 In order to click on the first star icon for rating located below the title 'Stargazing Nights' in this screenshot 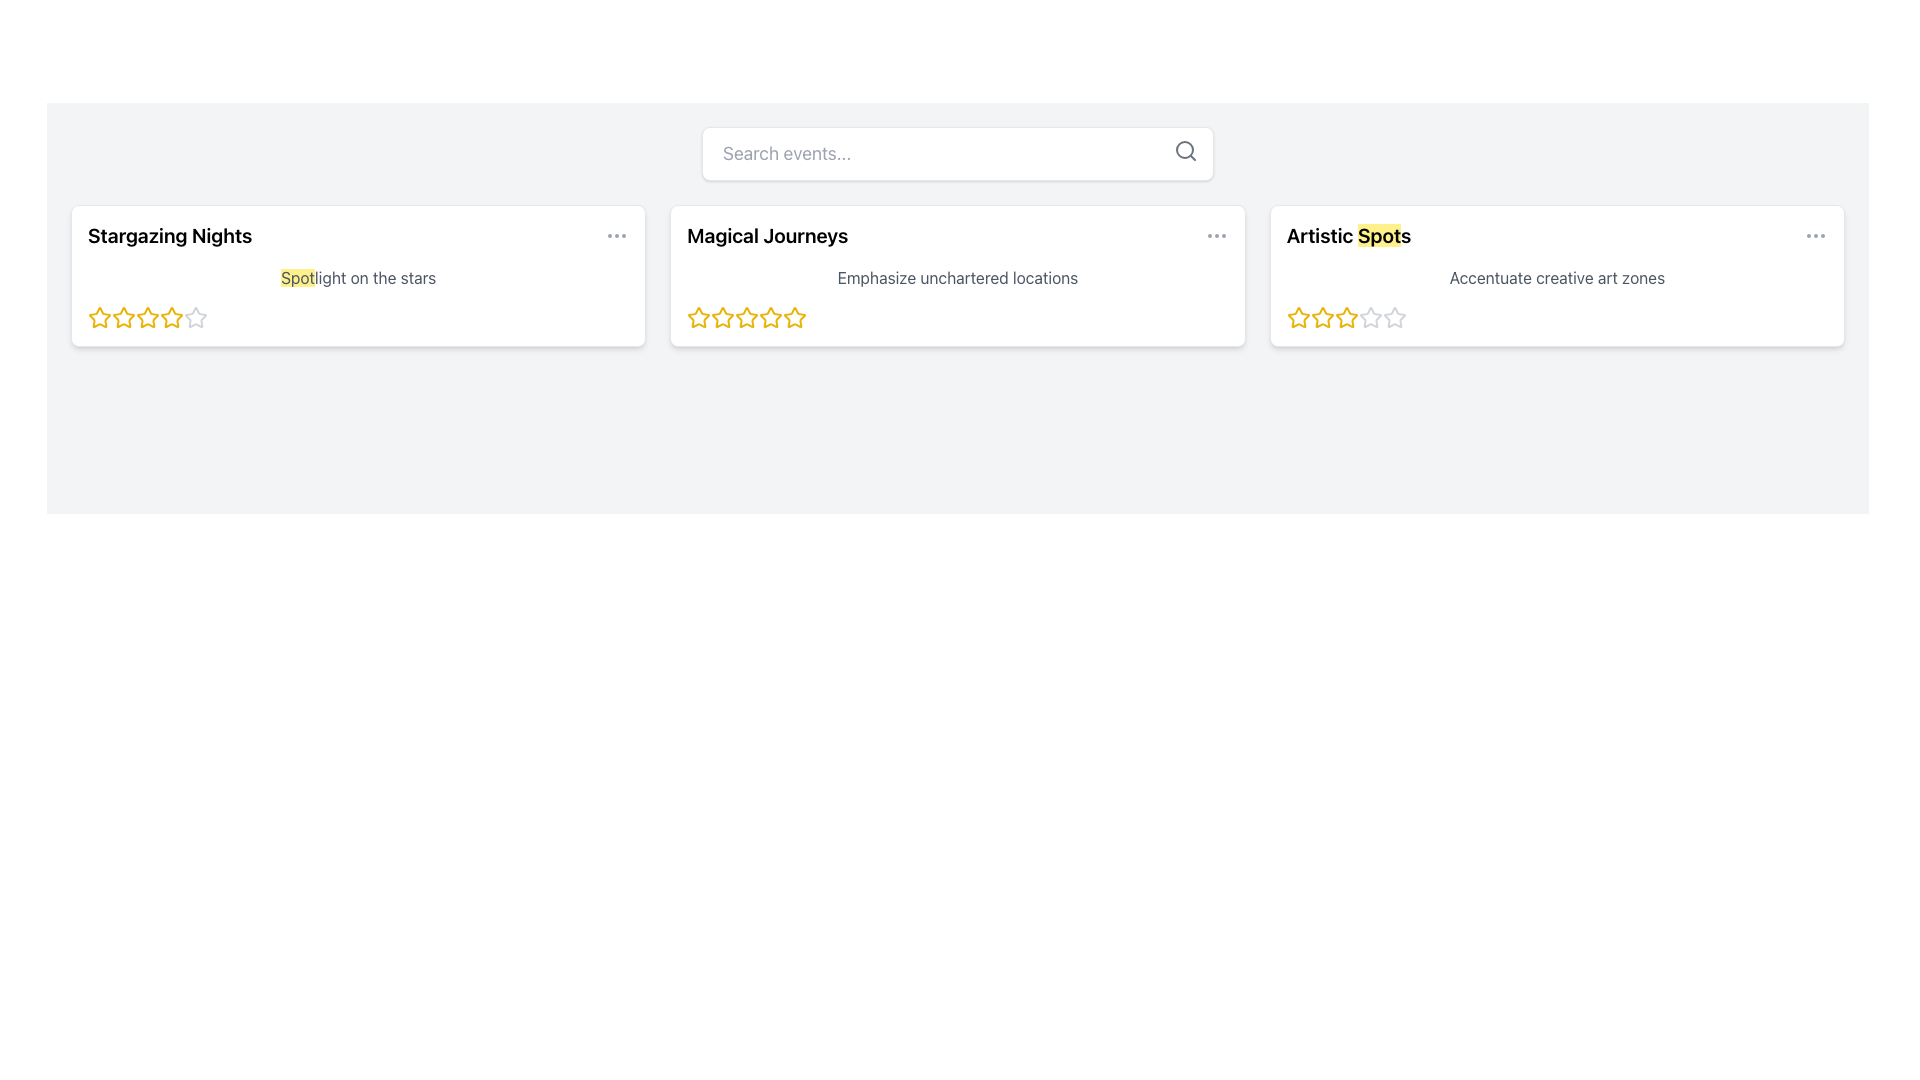, I will do `click(123, 316)`.